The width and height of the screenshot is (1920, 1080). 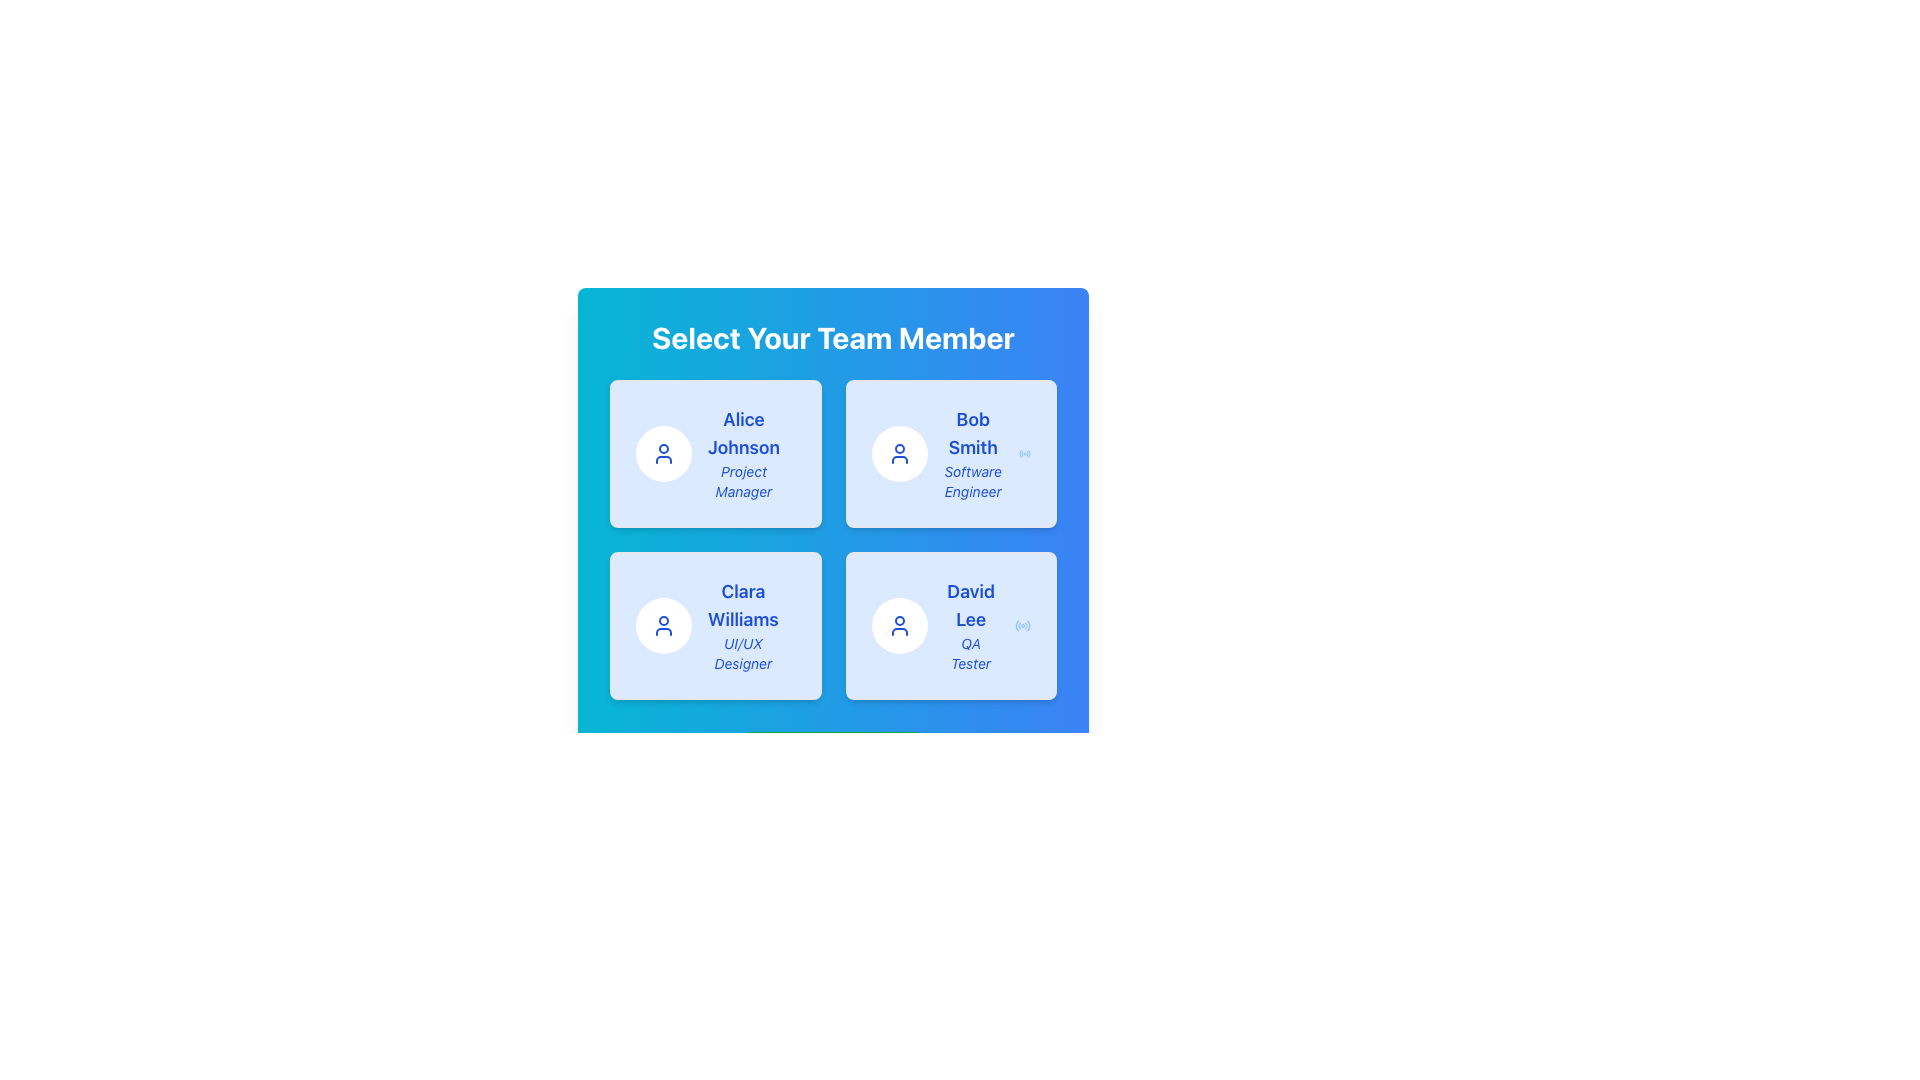 I want to click on the user profile icon representing 'Clara Williams', so click(x=663, y=624).